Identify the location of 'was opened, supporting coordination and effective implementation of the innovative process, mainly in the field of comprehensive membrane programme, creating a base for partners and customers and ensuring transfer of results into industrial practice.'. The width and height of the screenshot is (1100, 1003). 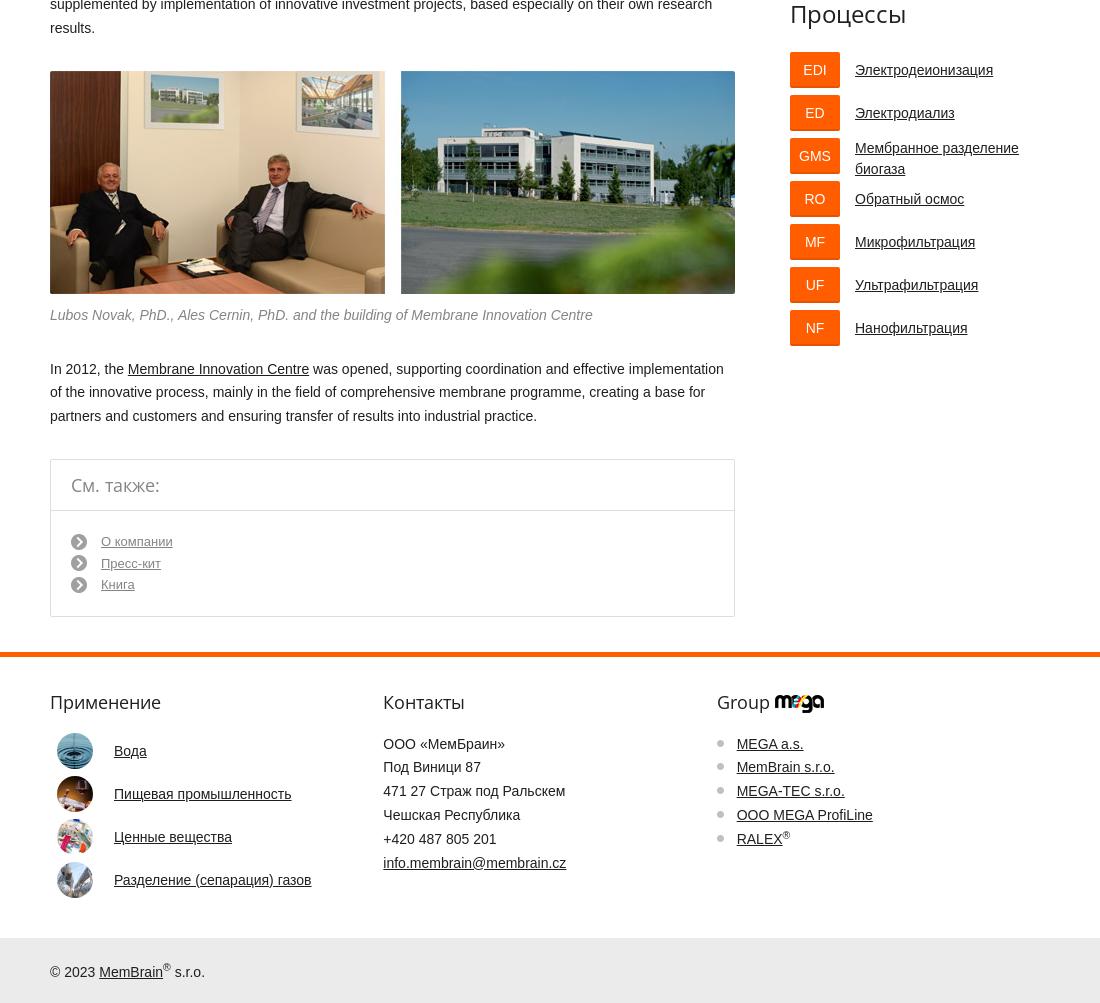
(49, 390).